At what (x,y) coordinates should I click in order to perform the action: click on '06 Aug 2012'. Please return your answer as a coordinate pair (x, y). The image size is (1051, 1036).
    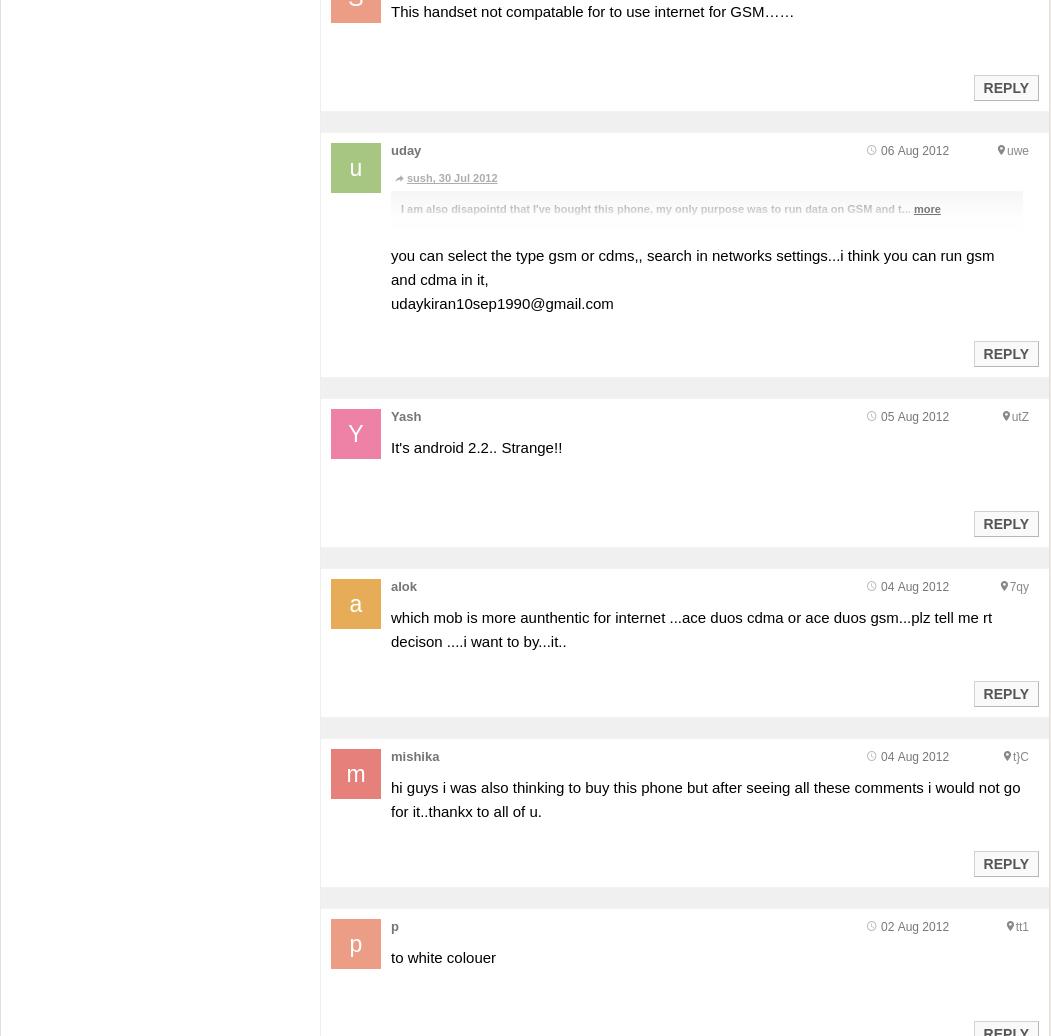
    Looking at the image, I should click on (879, 151).